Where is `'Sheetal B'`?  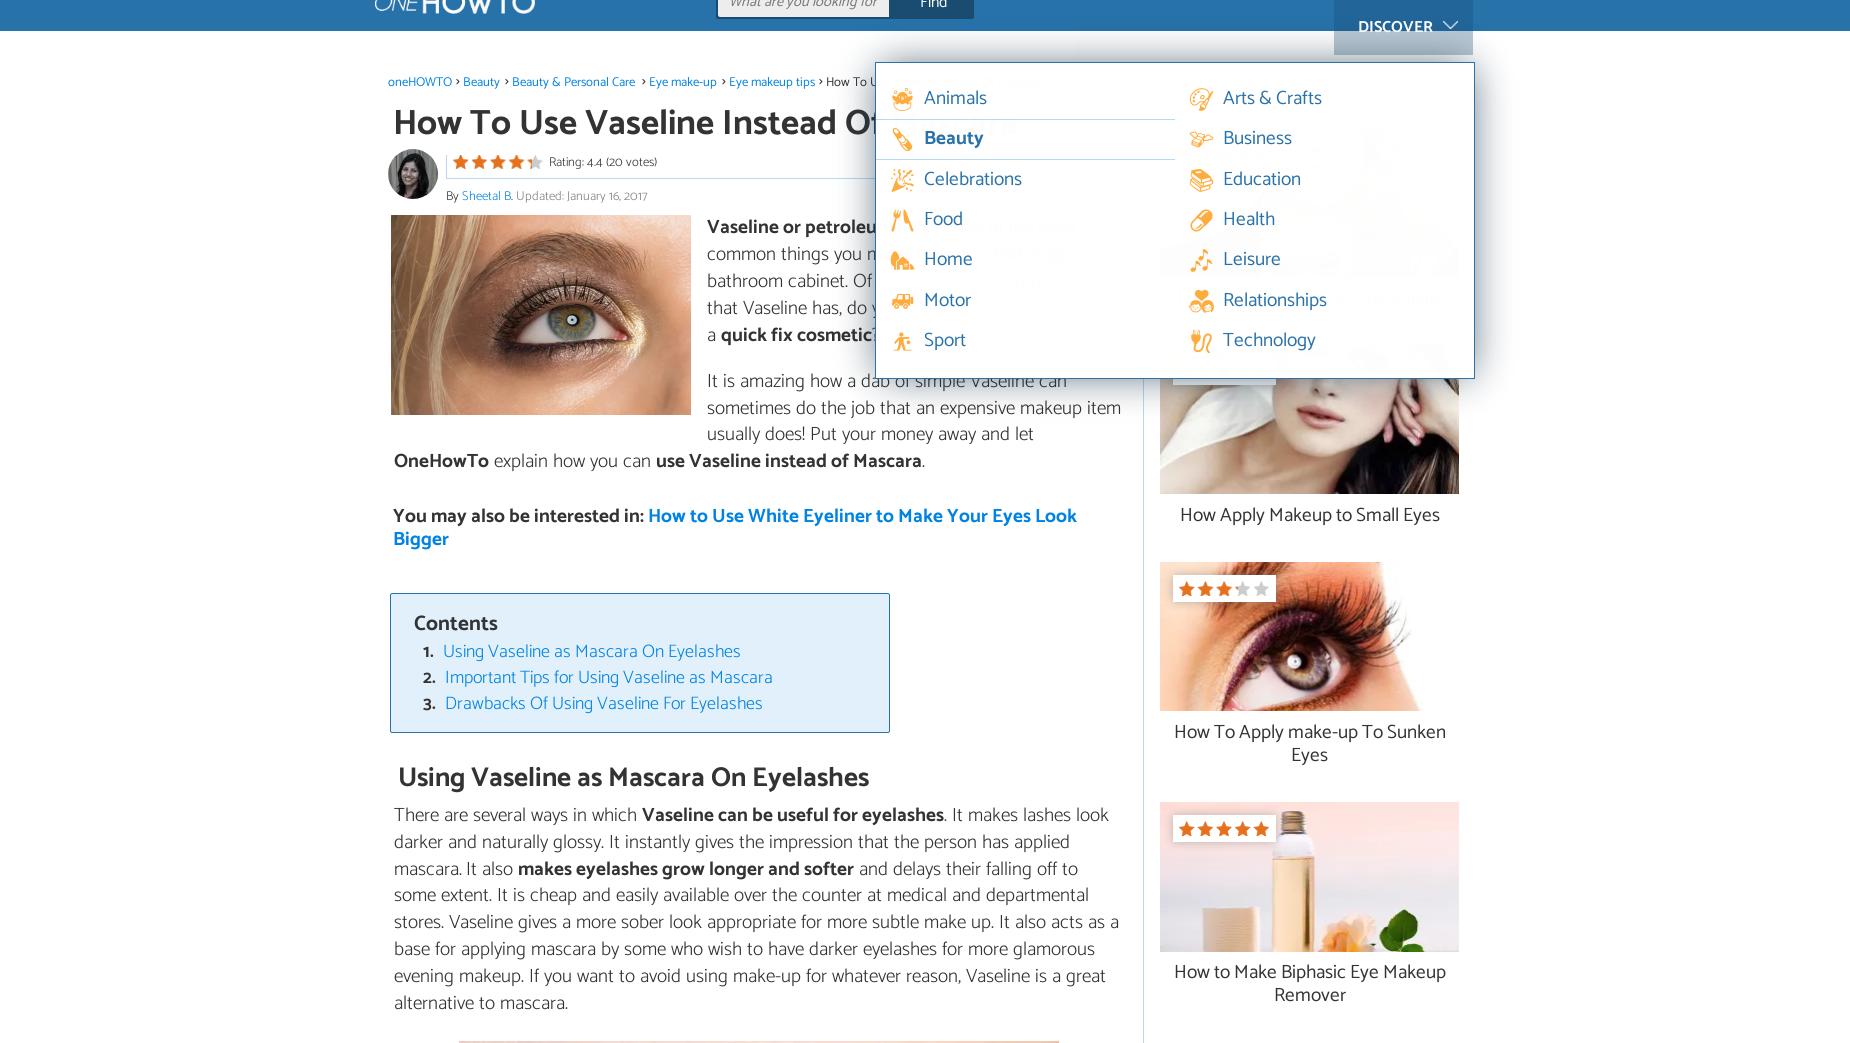
'Sheetal B' is located at coordinates (485, 194).